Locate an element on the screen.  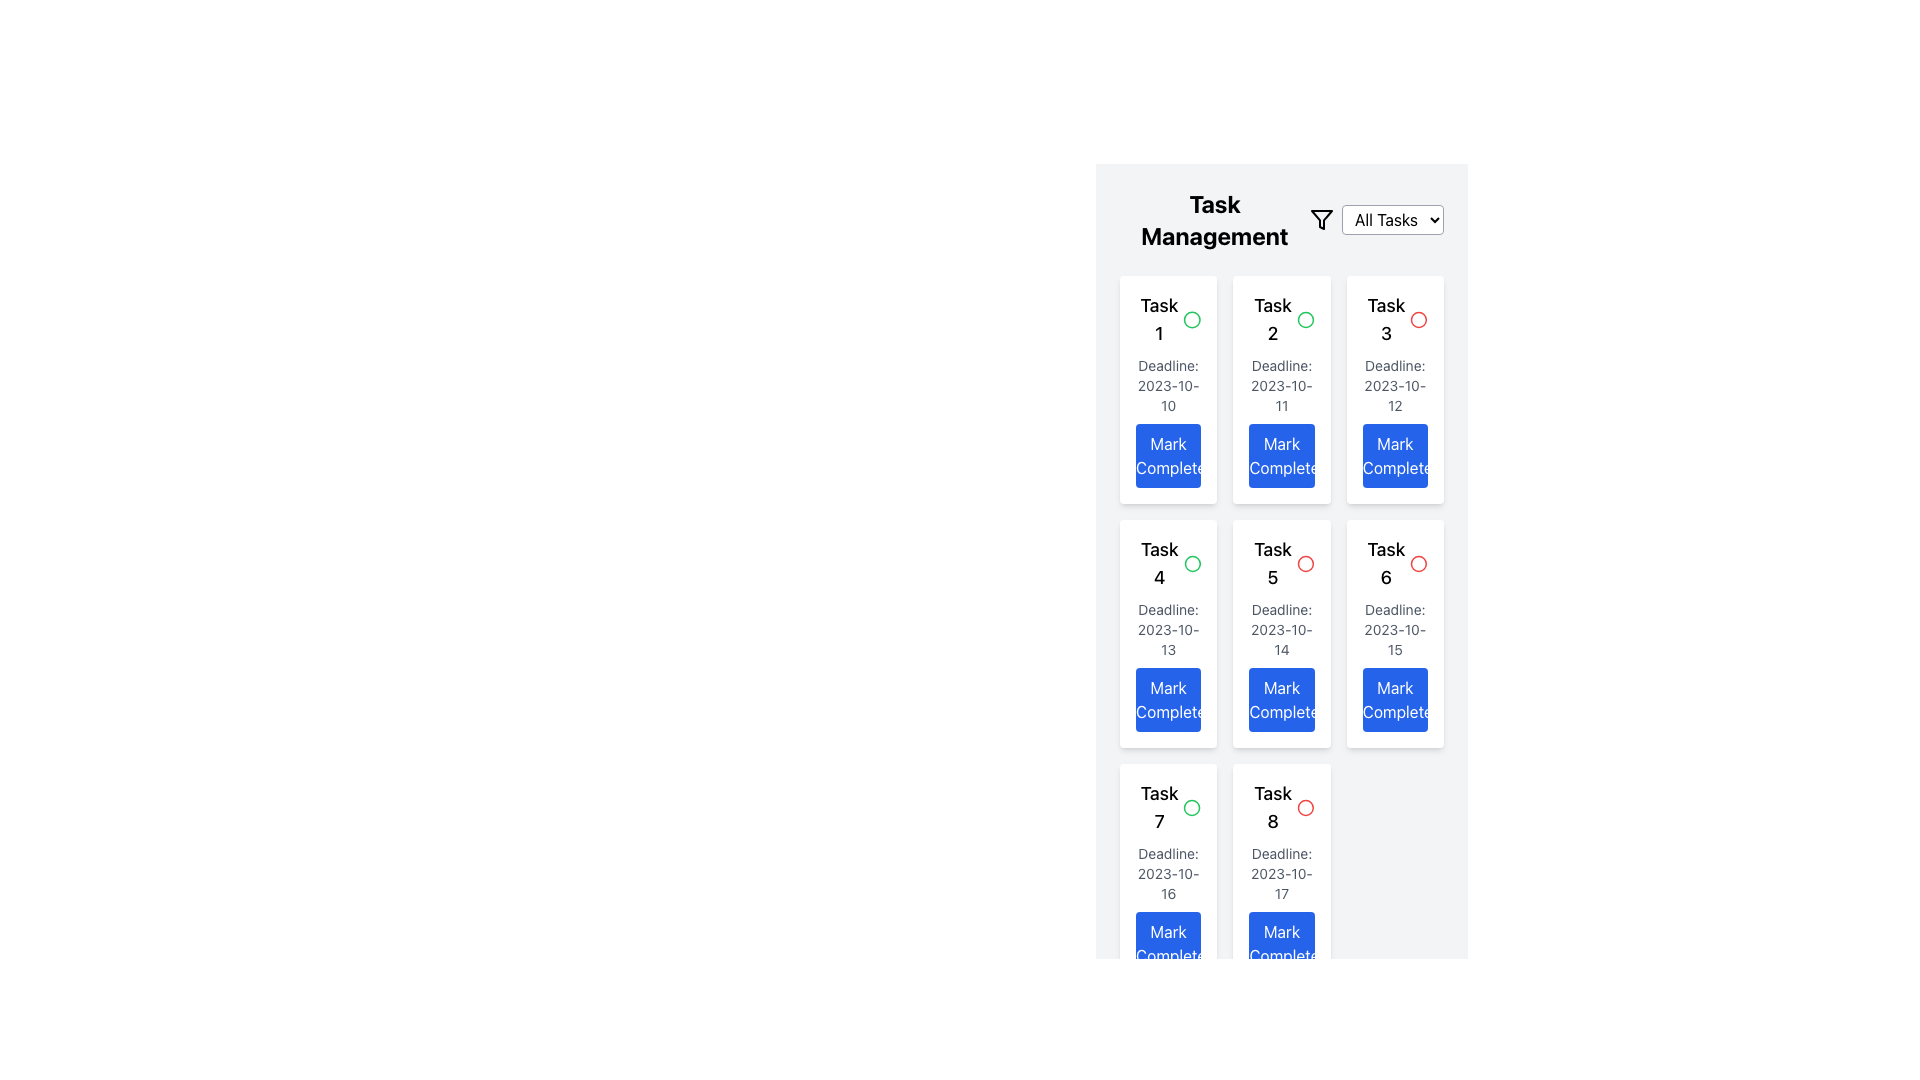
the visual indicator representing the status of Task 5, located next to the task title in the top-right corner of the task card is located at coordinates (1305, 563).